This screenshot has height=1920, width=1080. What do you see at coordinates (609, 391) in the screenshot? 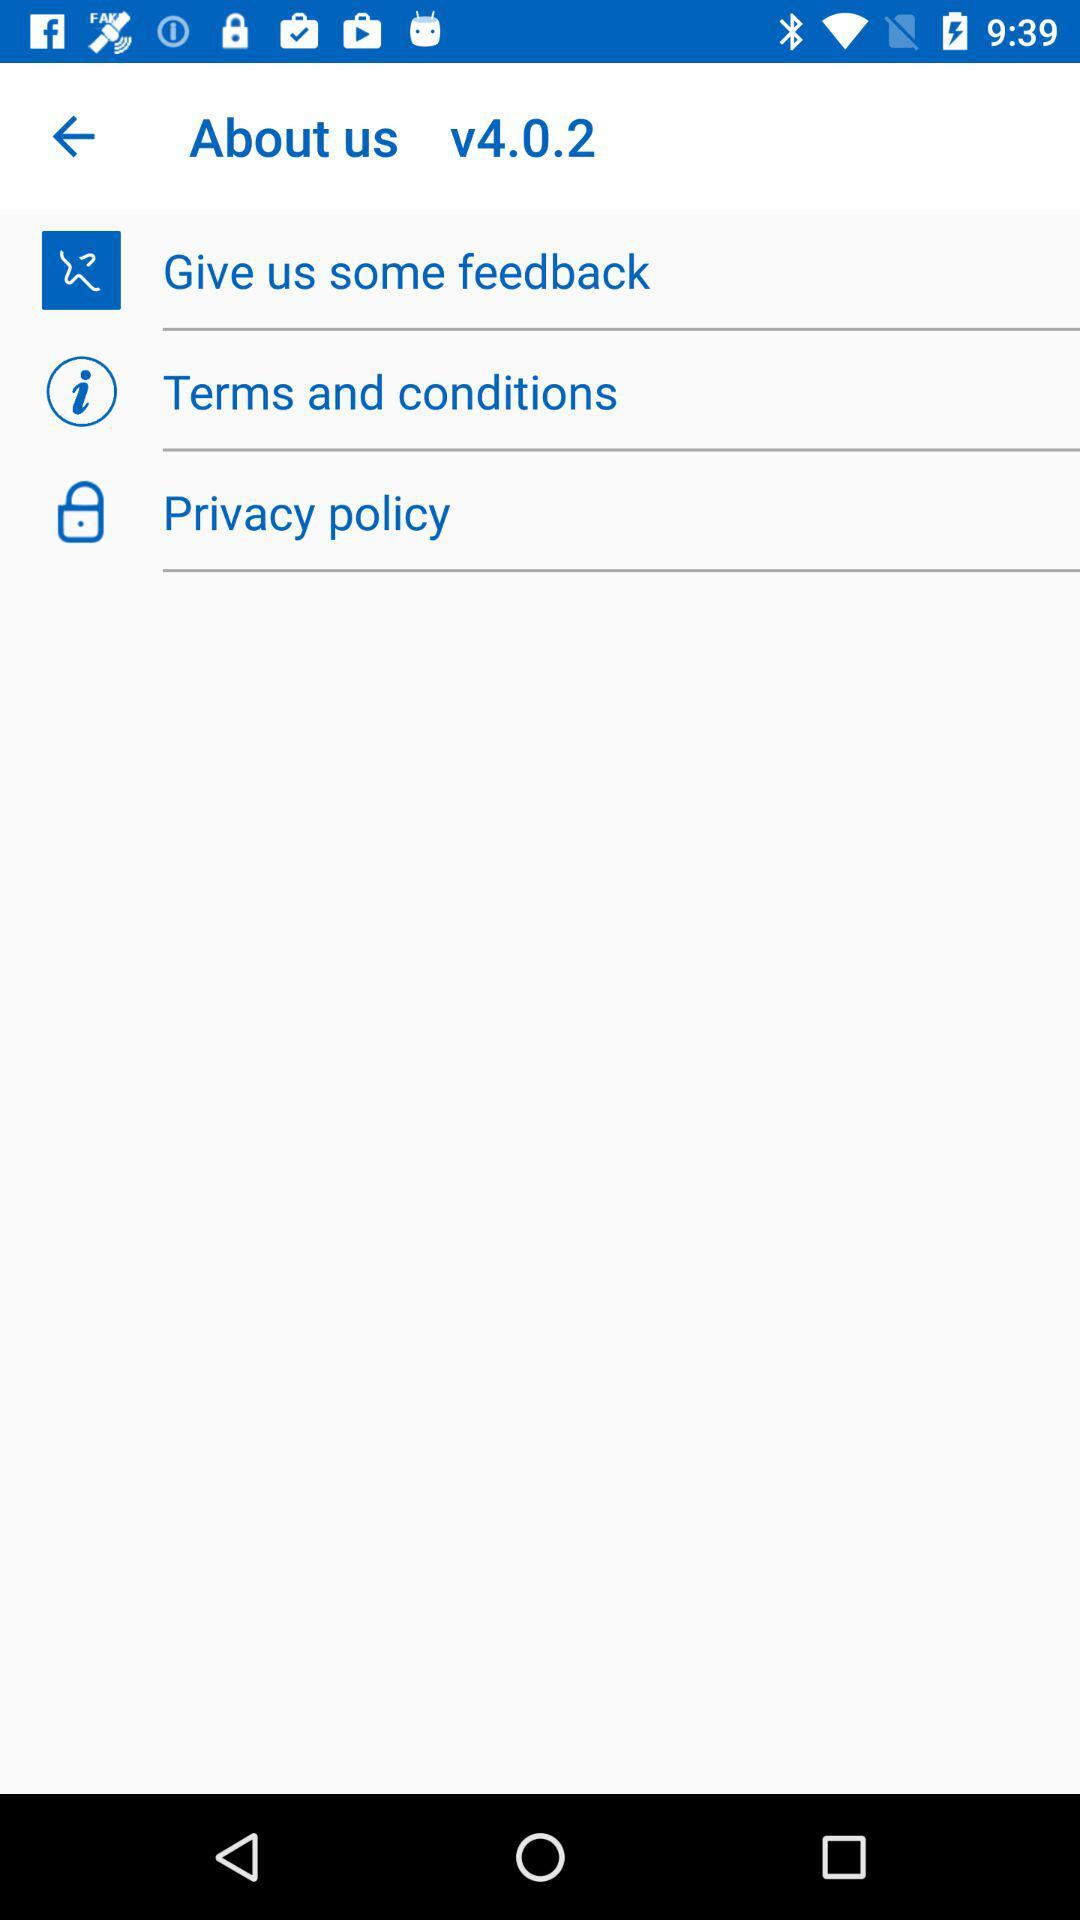
I see `terms and conditions item` at bounding box center [609, 391].